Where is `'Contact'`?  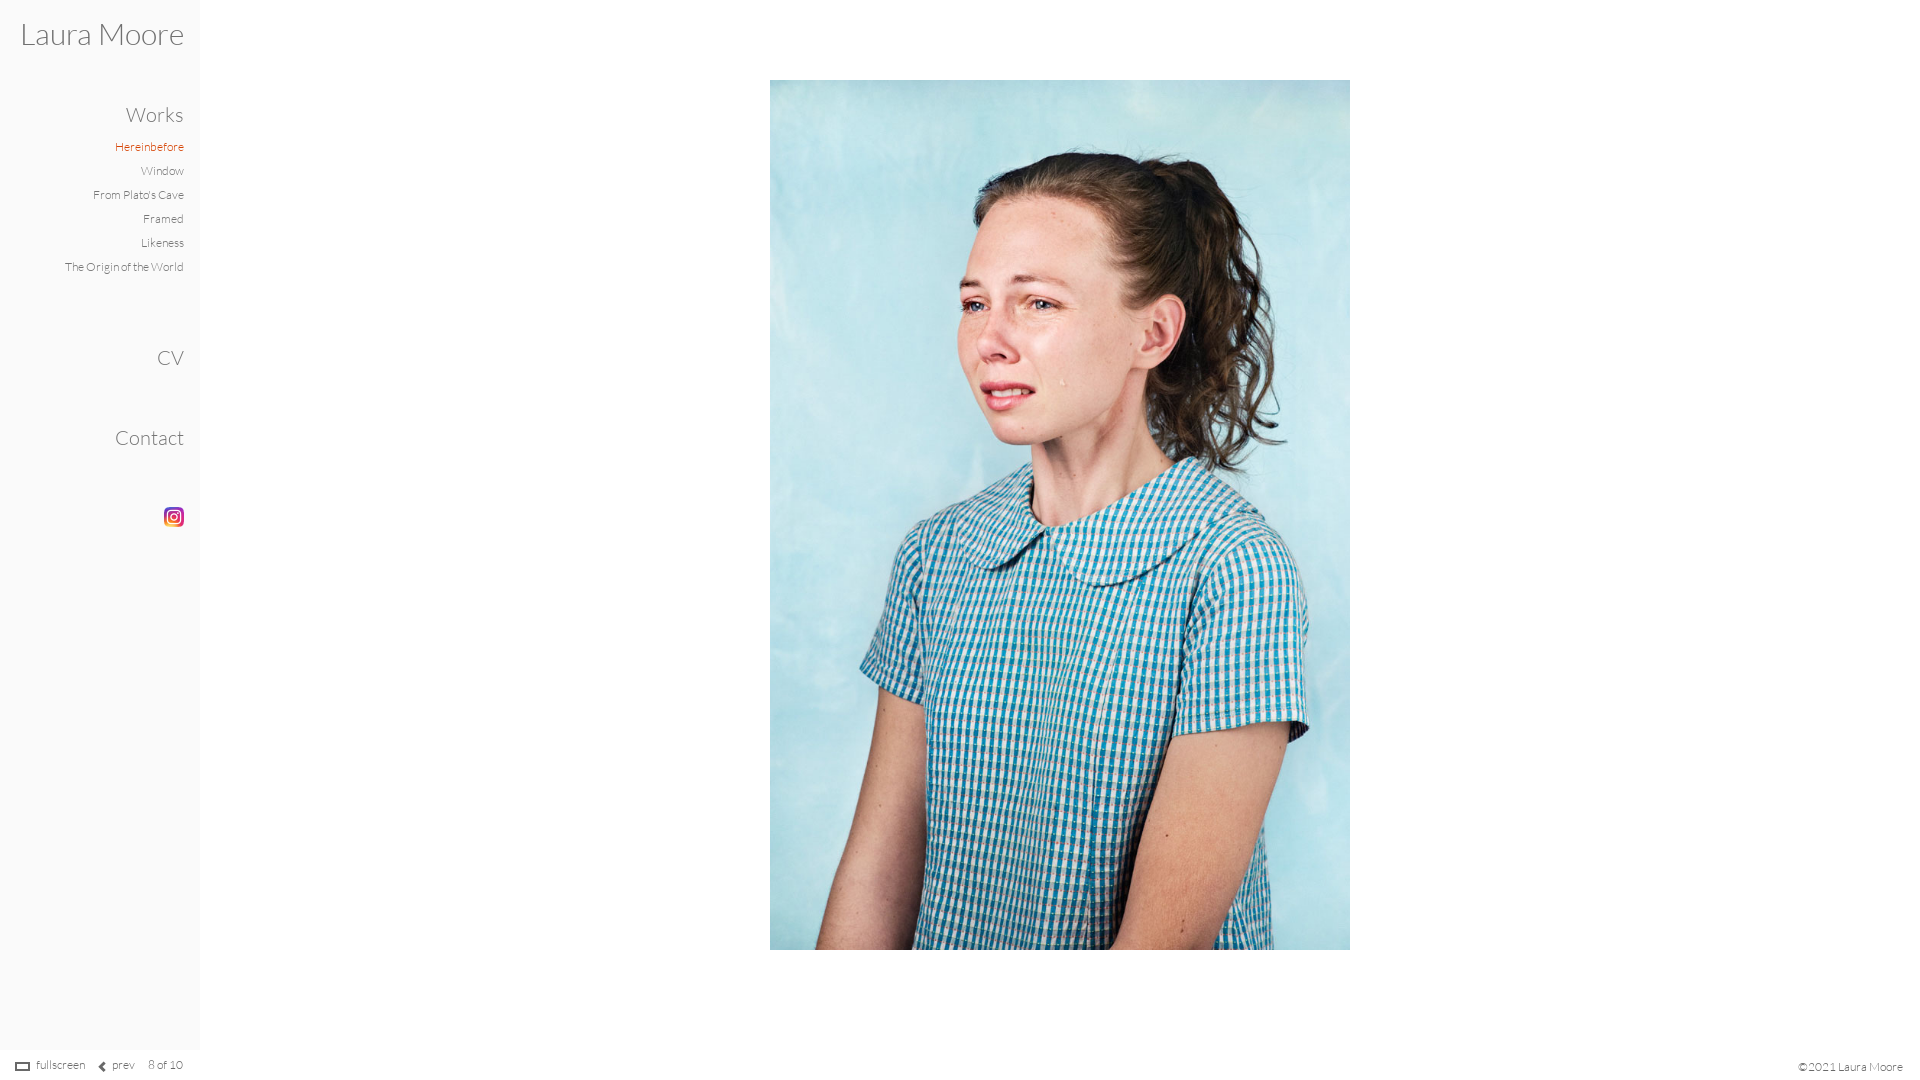
'Contact' is located at coordinates (148, 436).